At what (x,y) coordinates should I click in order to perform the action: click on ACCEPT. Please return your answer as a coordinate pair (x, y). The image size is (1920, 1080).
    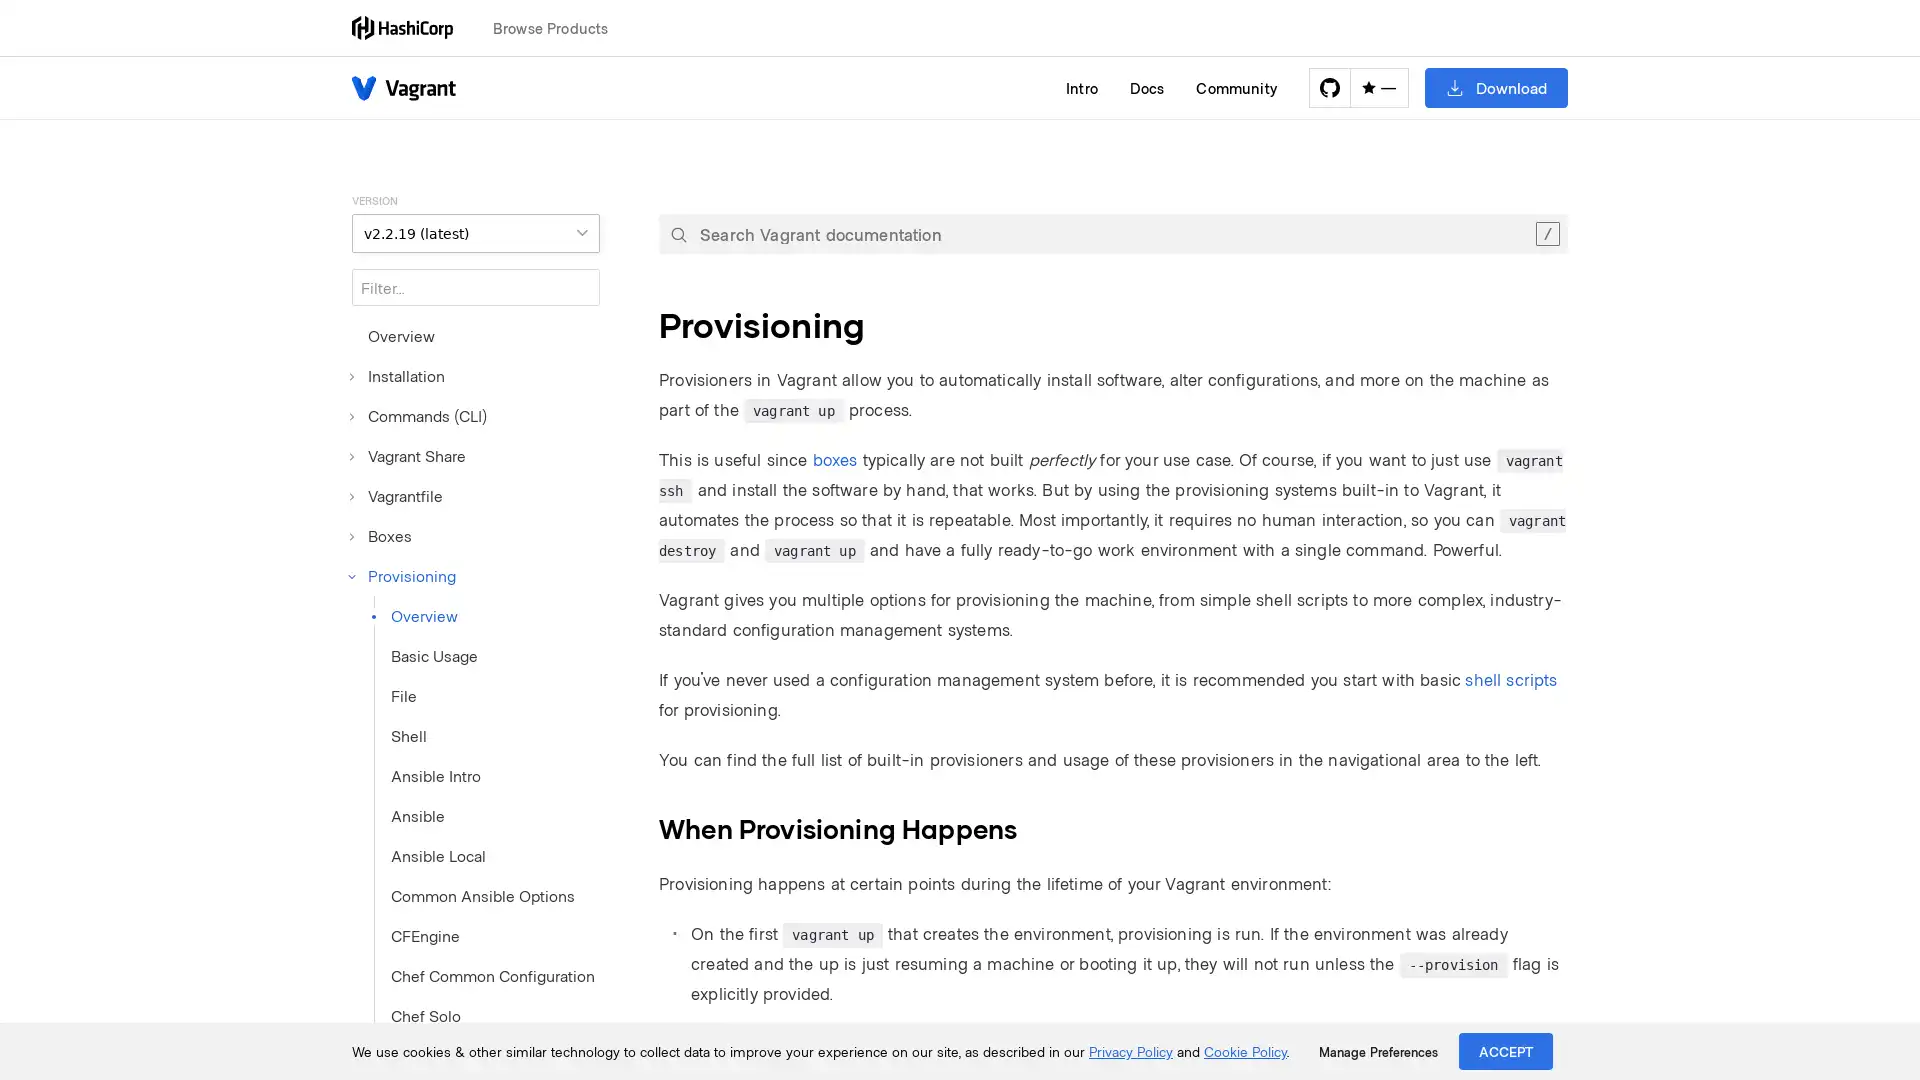
    Looking at the image, I should click on (1506, 1050).